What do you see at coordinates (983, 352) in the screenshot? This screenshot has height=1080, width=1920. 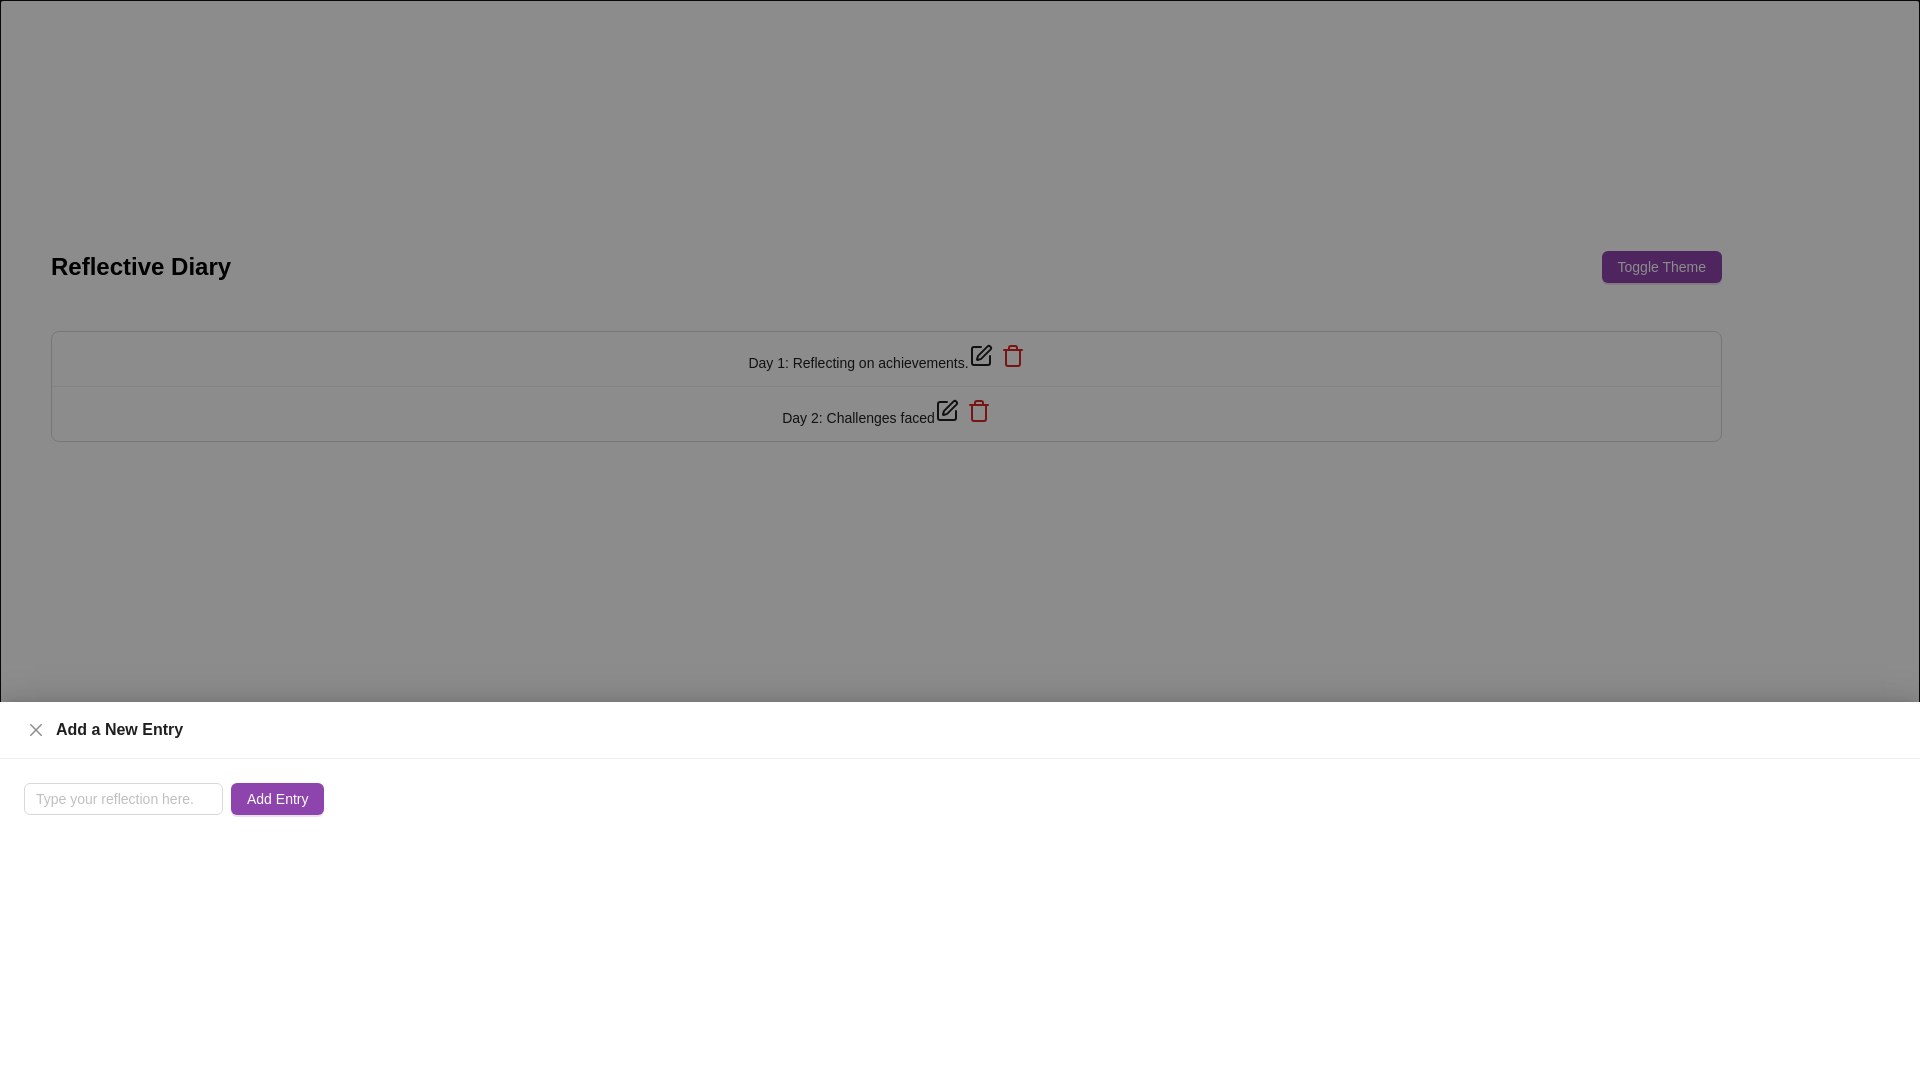 I see `the edit icon located at the upper-right of the entry labeled 'Day 1: Reflecting on achievements.' to initiate the edit mode` at bounding box center [983, 352].